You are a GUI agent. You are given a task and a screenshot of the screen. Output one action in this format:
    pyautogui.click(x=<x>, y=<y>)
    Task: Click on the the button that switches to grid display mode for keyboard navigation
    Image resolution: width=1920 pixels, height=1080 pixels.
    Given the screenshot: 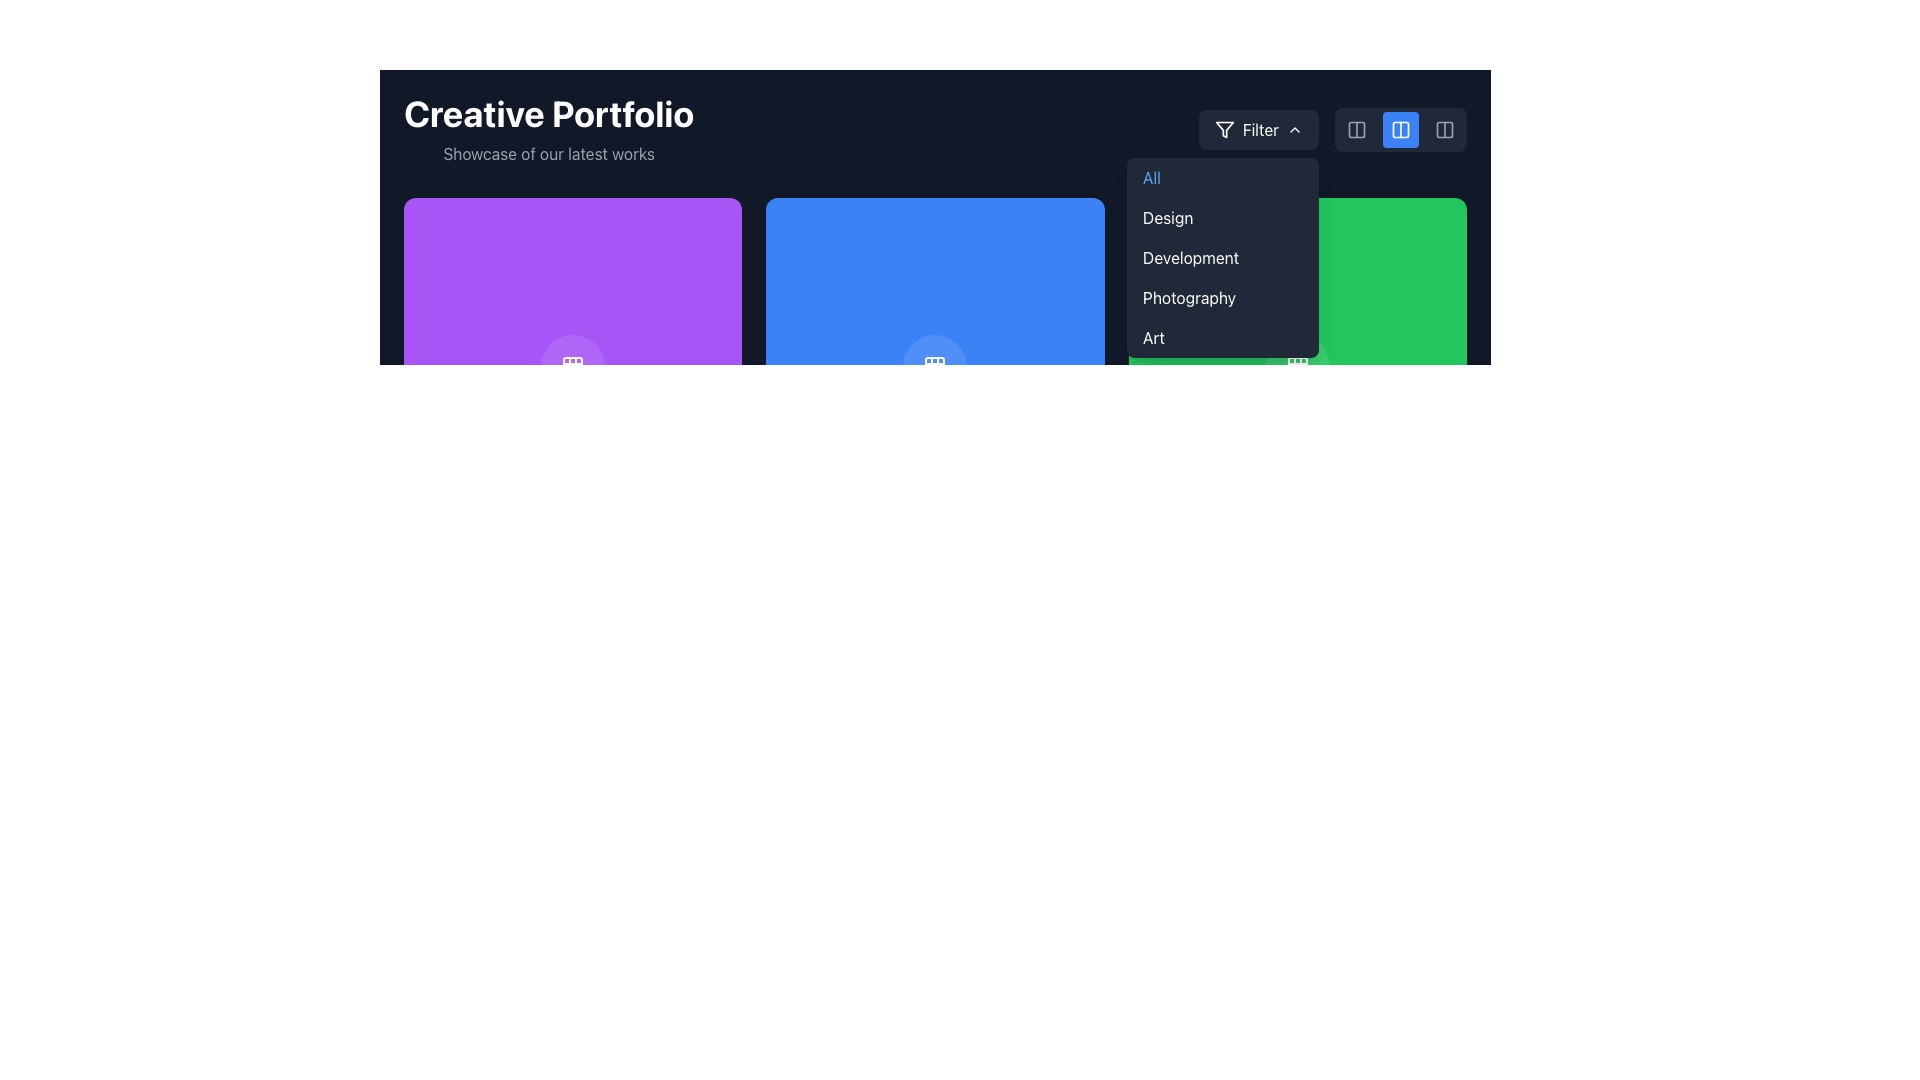 What is the action you would take?
    pyautogui.click(x=934, y=729)
    